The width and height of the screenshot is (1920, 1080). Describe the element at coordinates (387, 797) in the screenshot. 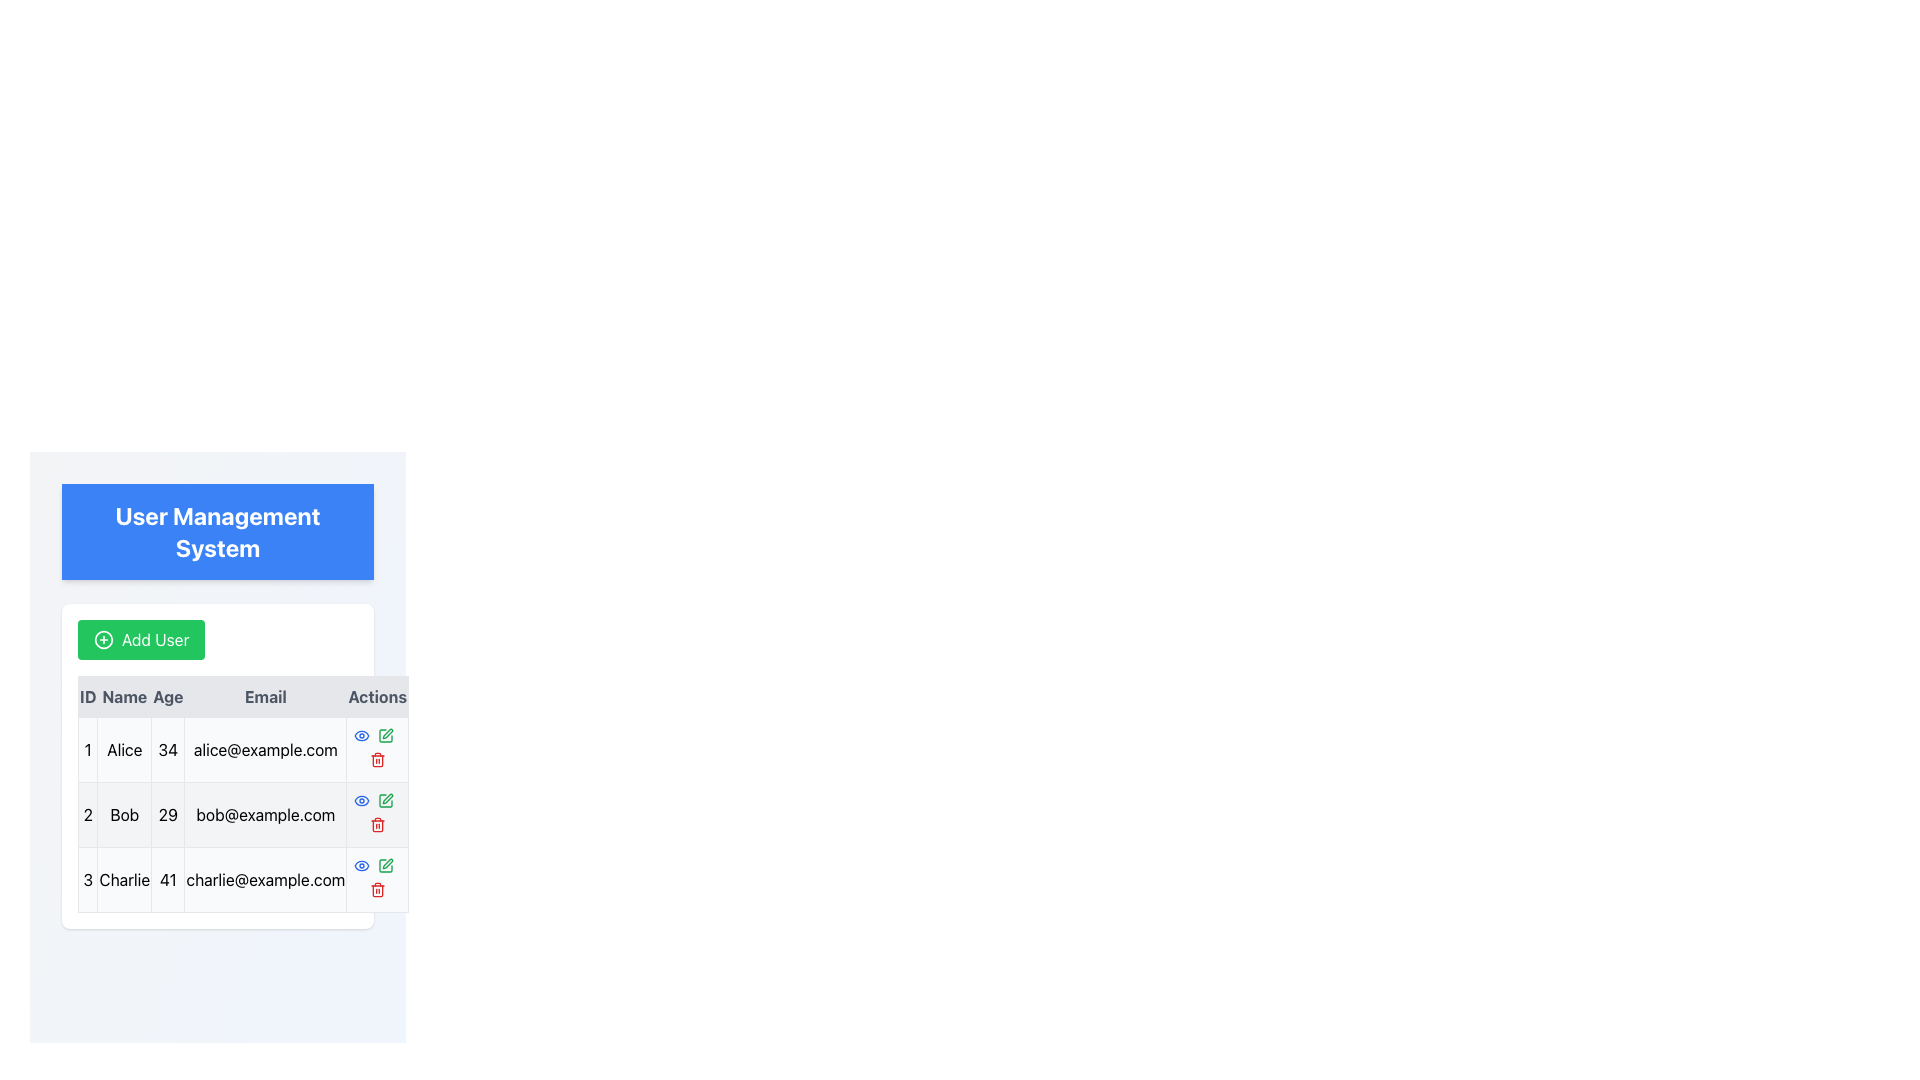

I see `the editing icon in the 'Actions' column of the table for user 'Charlie'` at that location.